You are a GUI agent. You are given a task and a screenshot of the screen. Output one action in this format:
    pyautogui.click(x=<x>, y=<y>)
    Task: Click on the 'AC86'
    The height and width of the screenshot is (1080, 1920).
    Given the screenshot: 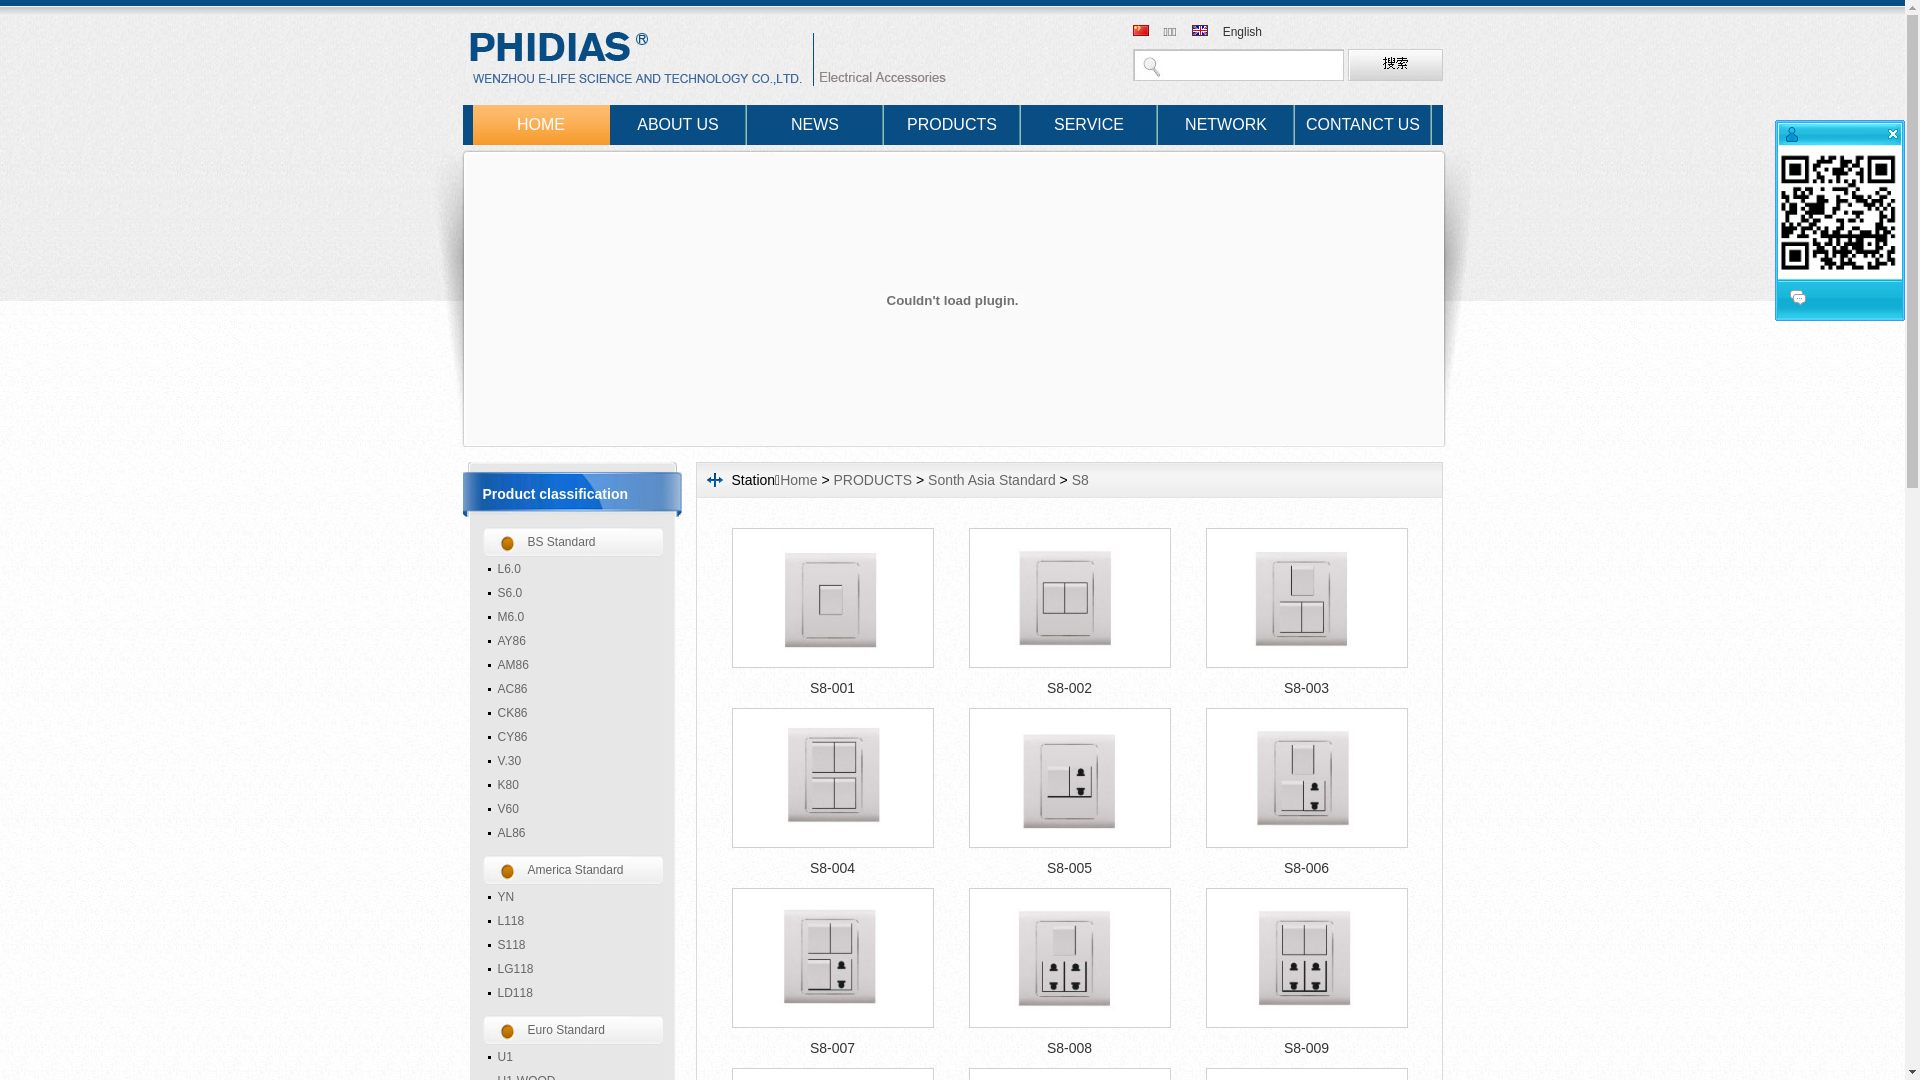 What is the action you would take?
    pyautogui.click(x=460, y=688)
    